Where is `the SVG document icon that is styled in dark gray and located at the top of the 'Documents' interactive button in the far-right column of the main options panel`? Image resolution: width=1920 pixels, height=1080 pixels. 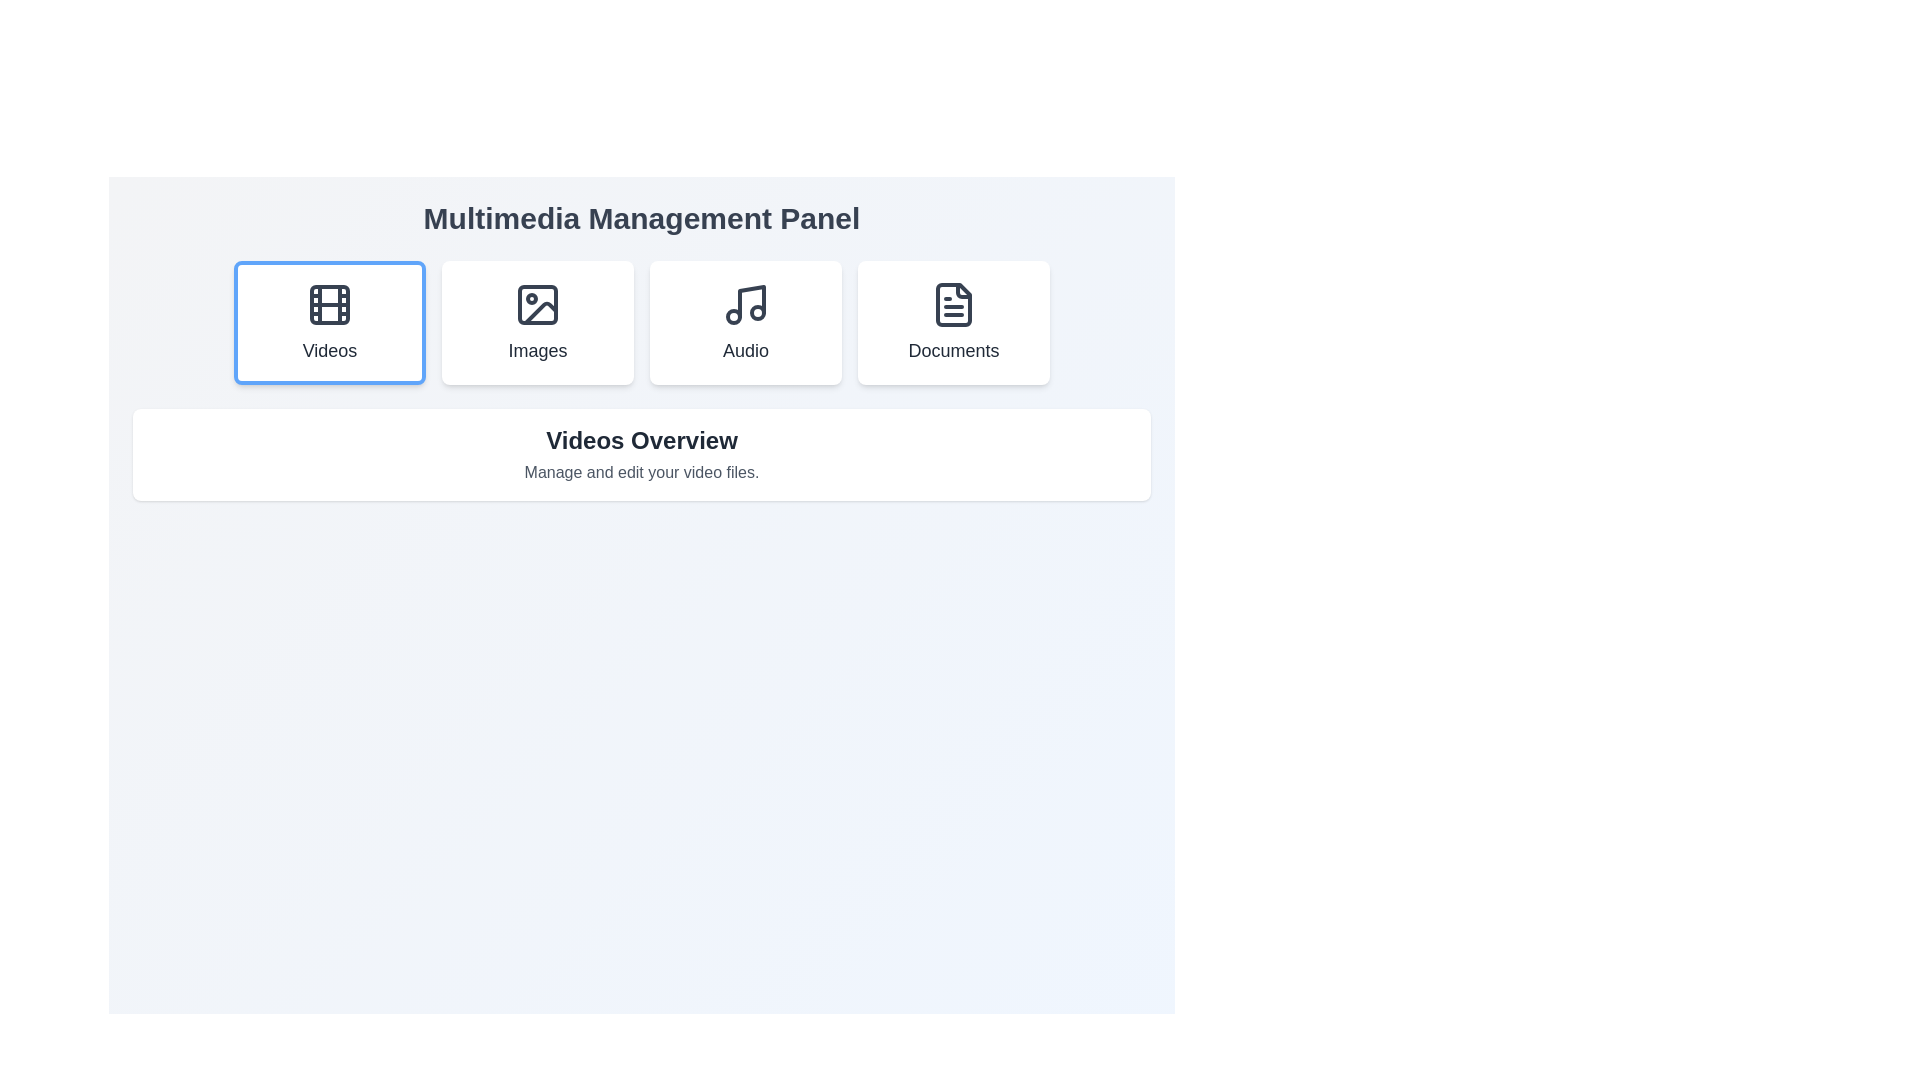 the SVG document icon that is styled in dark gray and located at the top of the 'Documents' interactive button in the far-right column of the main options panel is located at coordinates (953, 304).